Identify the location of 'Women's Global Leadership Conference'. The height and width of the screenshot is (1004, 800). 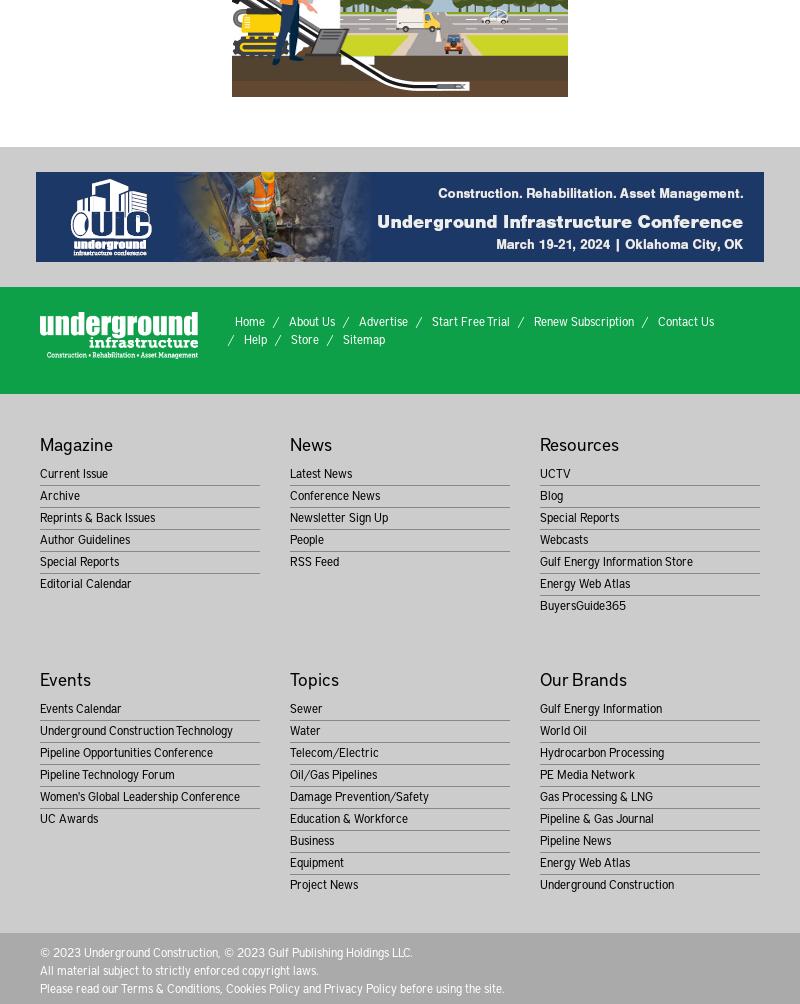
(140, 794).